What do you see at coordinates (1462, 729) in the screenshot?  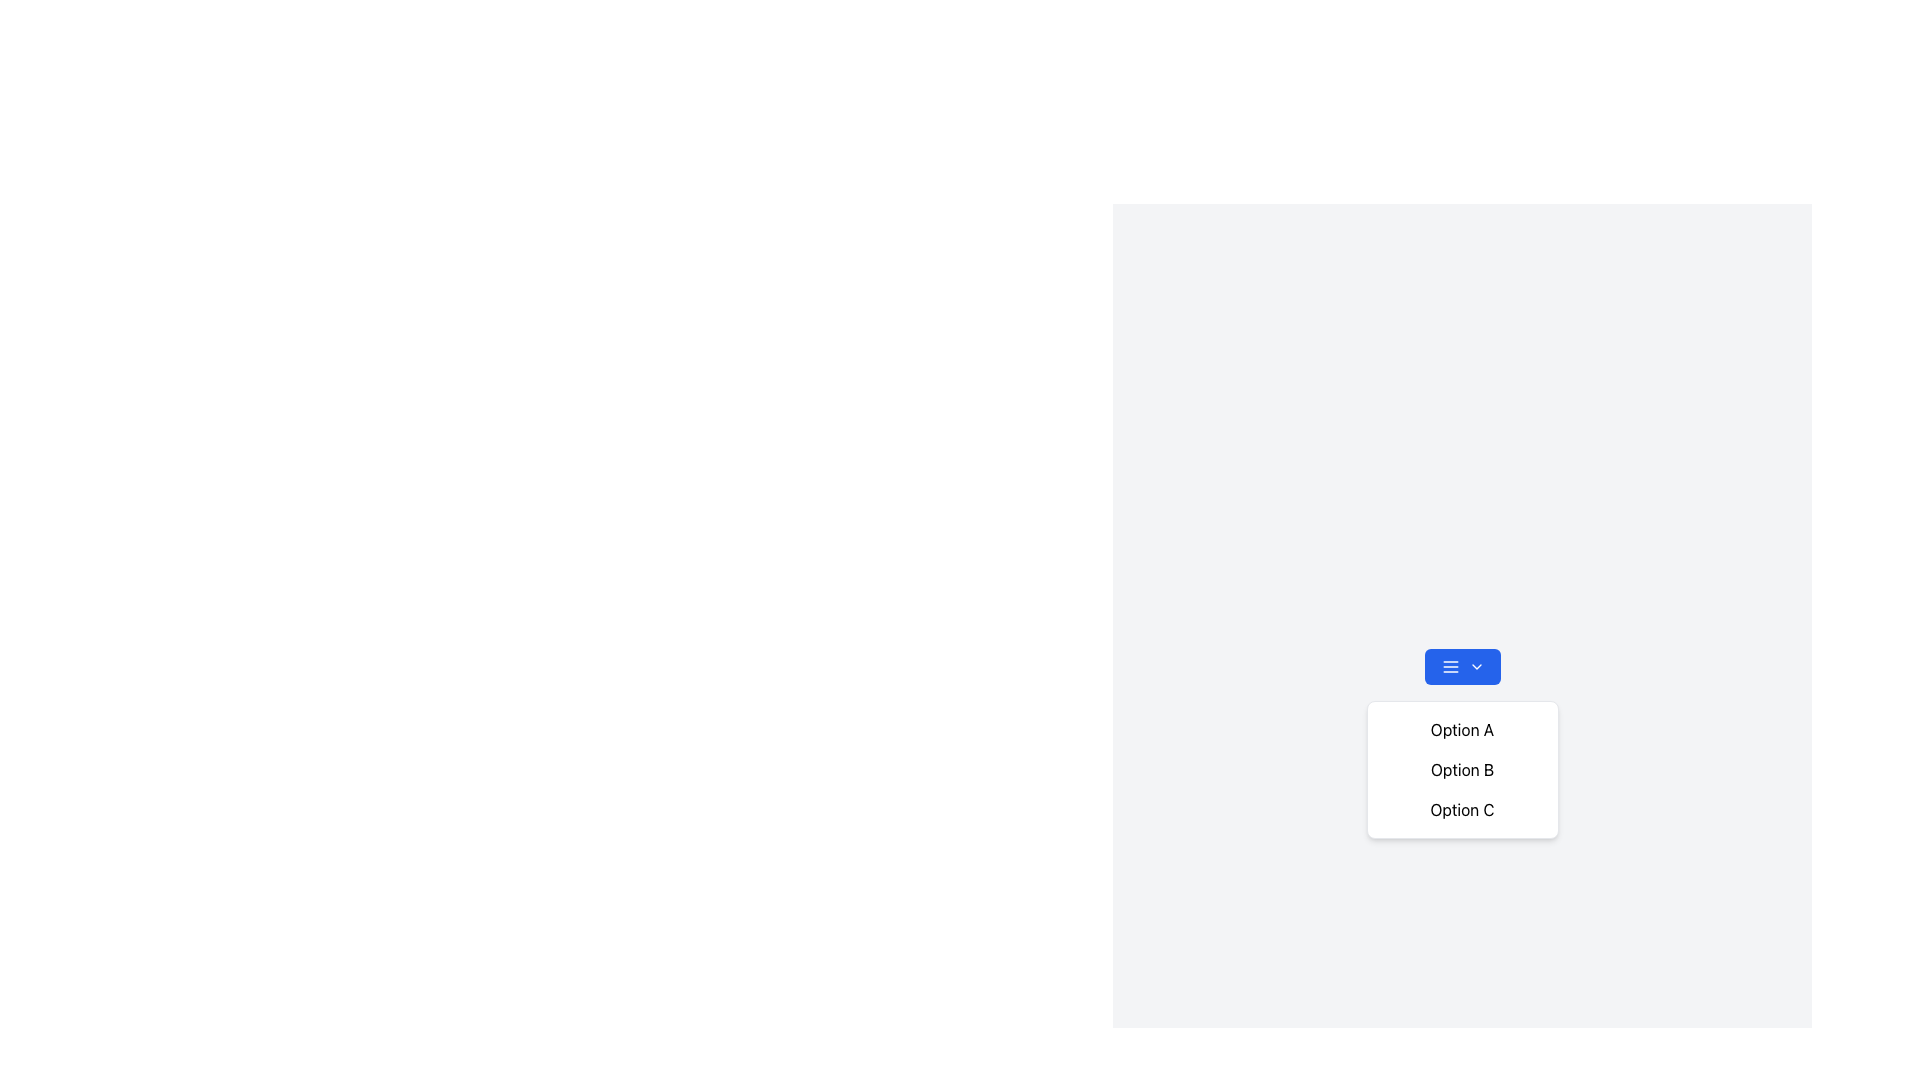 I see `text of the first option 'Option A' in the dropdown menu, which is displayed in a standard font and has a hover effect` at bounding box center [1462, 729].